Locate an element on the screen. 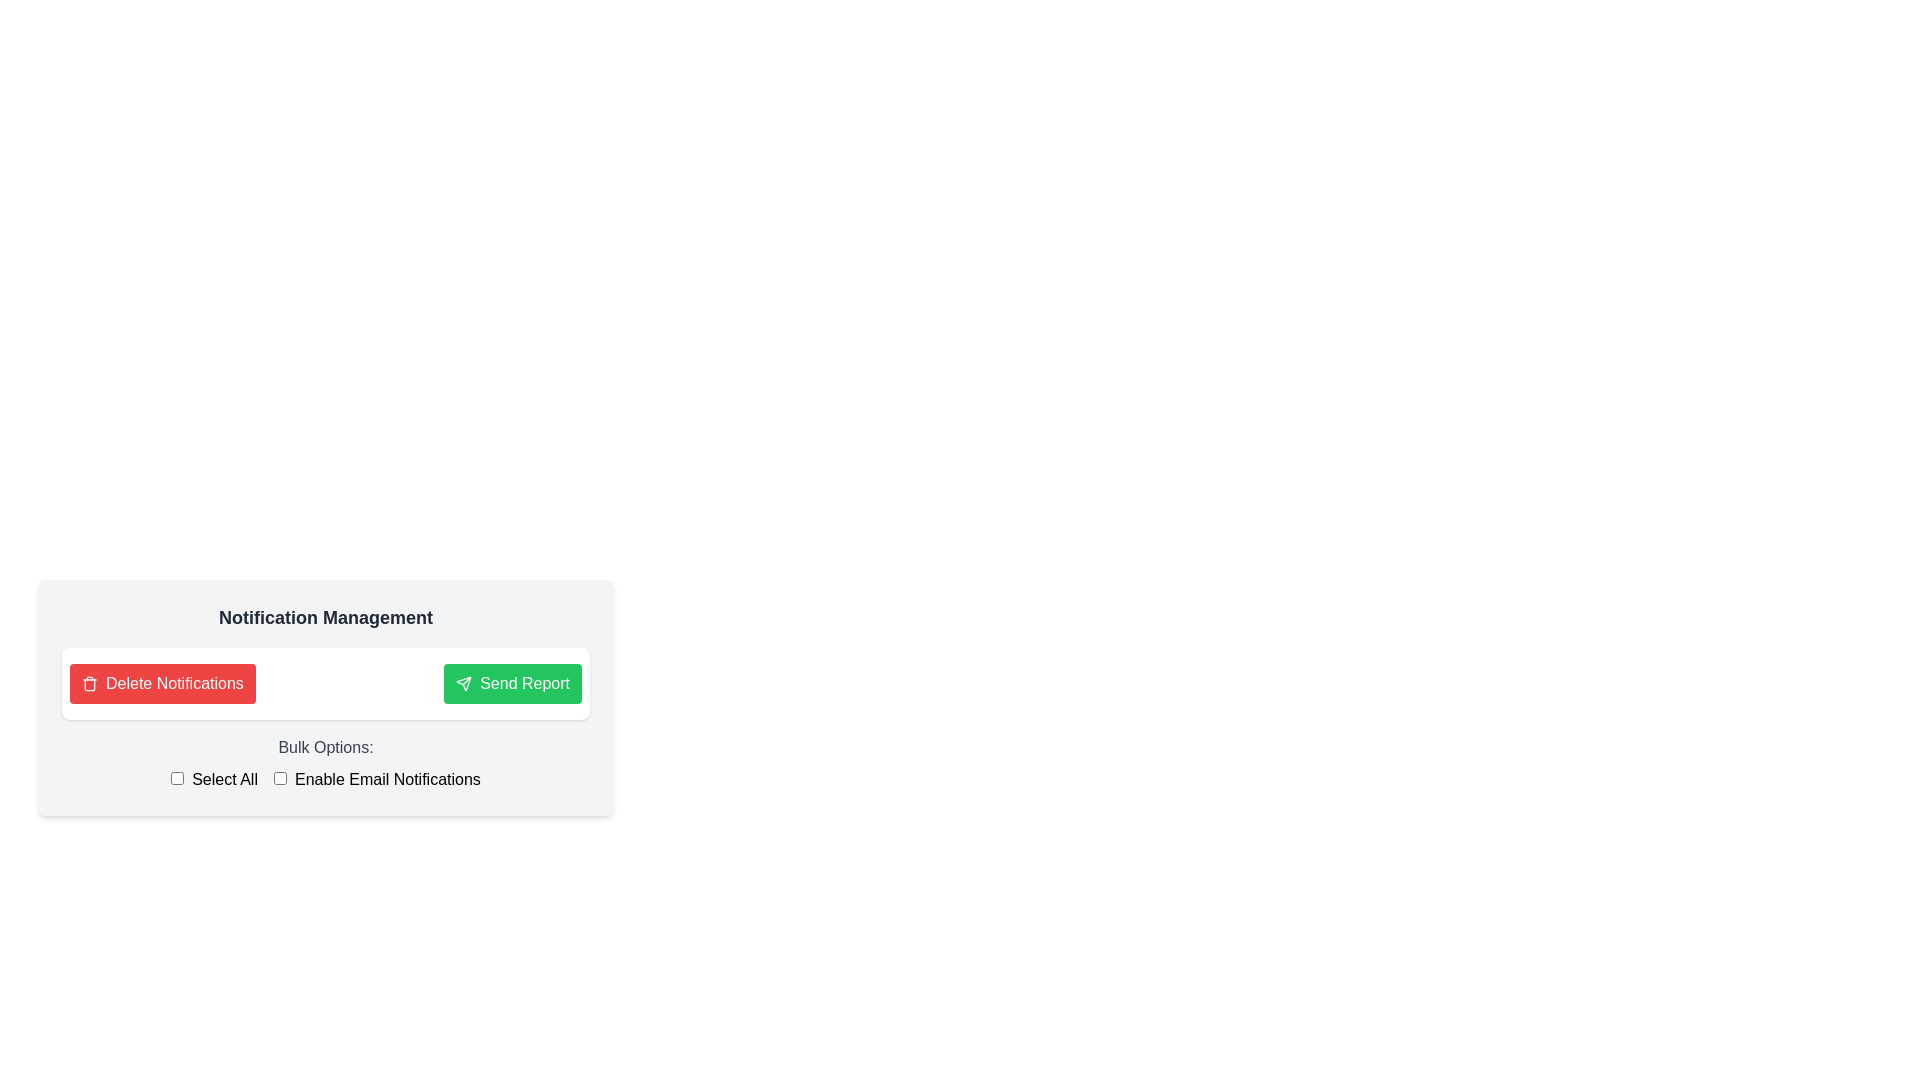 This screenshot has height=1080, width=1920. the red 'Delete Notifications' button with white text and a trash can icon is located at coordinates (163, 682).